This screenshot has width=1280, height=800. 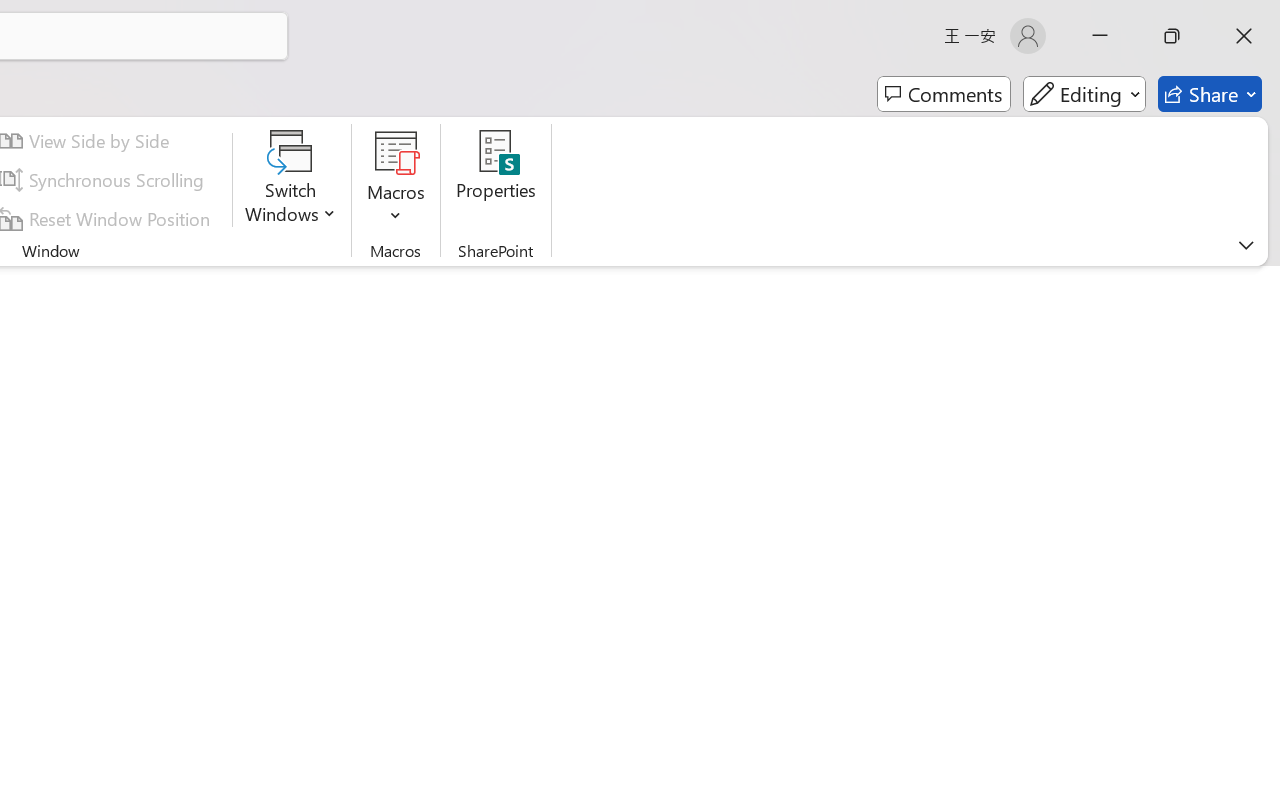 I want to click on 'Comments', so click(x=943, y=94).